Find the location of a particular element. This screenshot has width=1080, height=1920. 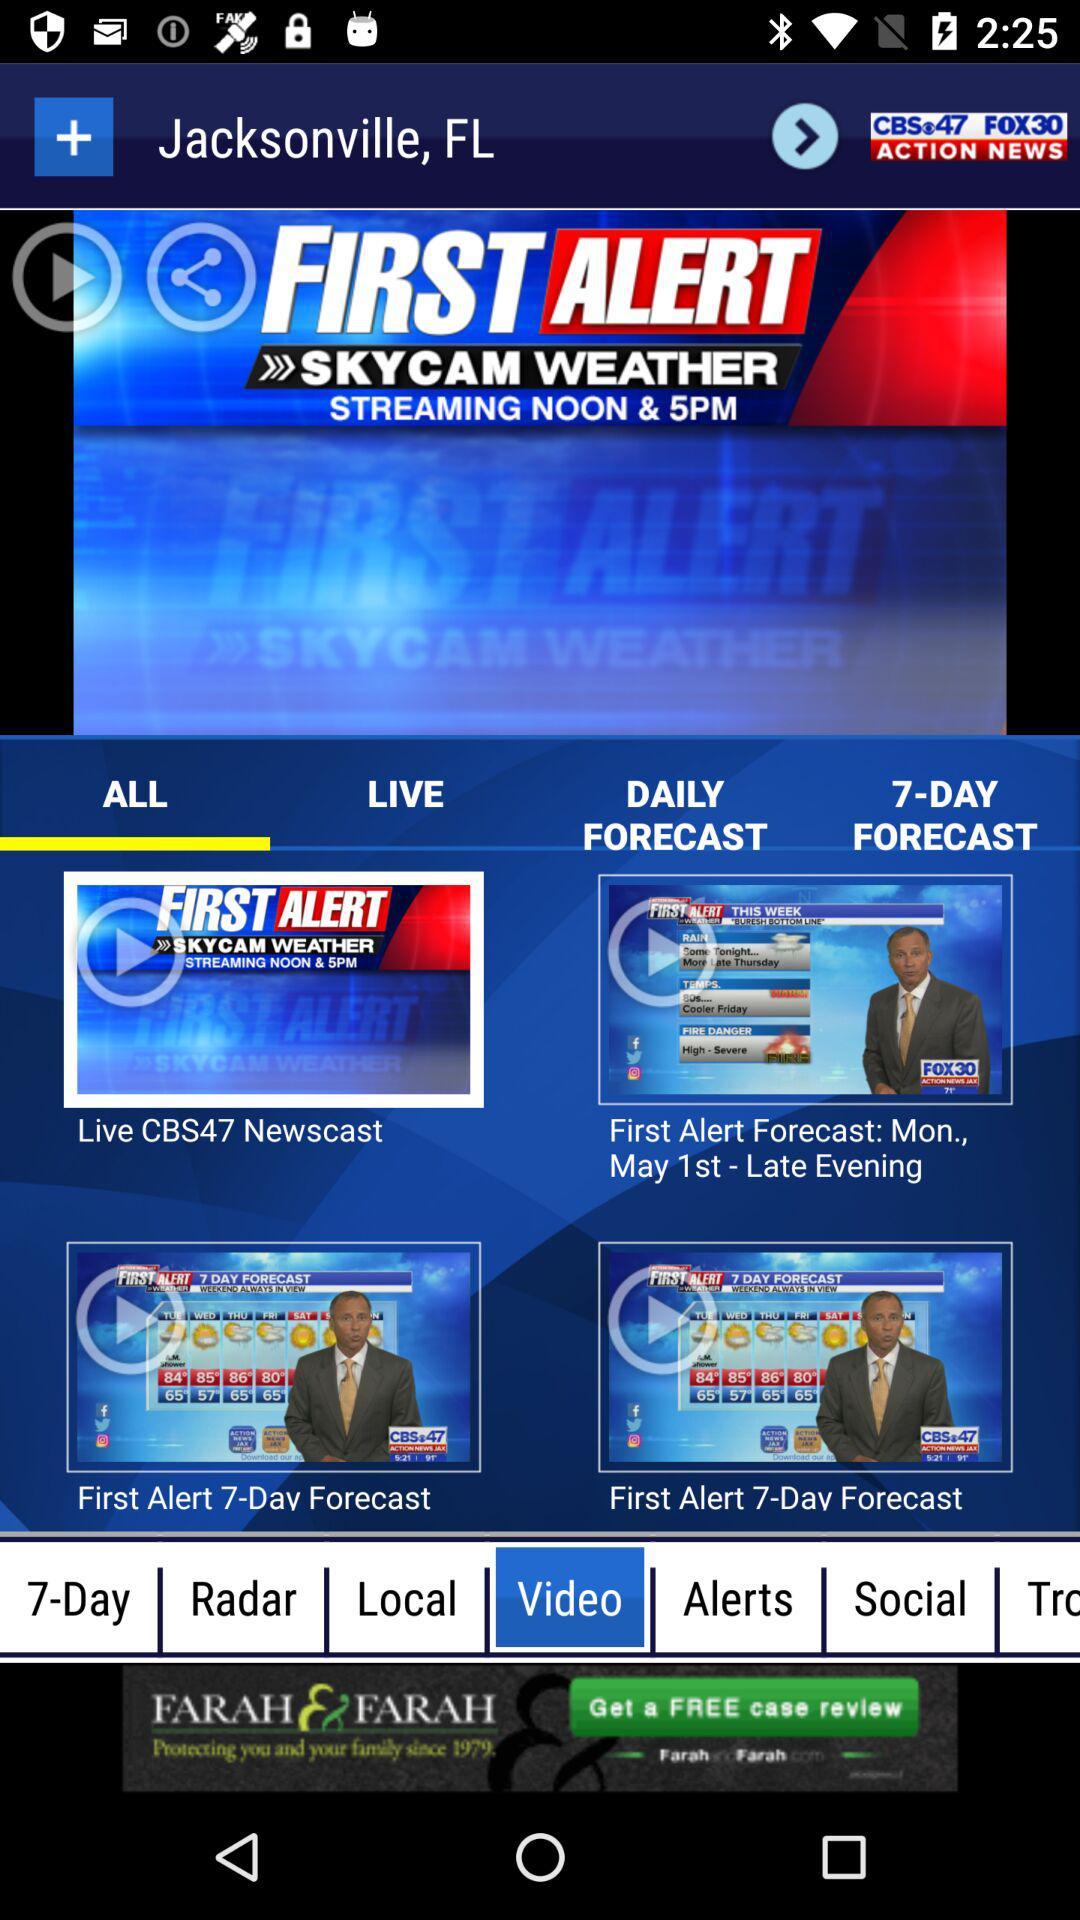

advertisement website is located at coordinates (540, 1727).